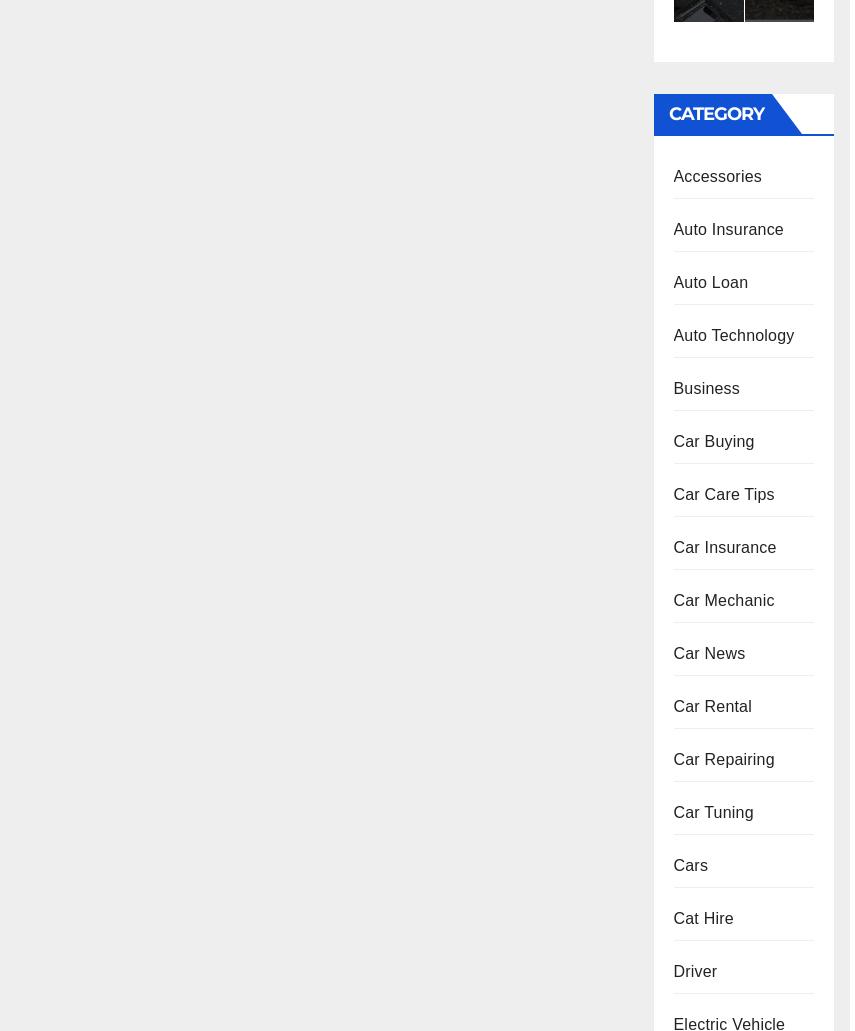  Describe the element at coordinates (694, 970) in the screenshot. I see `'Driver'` at that location.